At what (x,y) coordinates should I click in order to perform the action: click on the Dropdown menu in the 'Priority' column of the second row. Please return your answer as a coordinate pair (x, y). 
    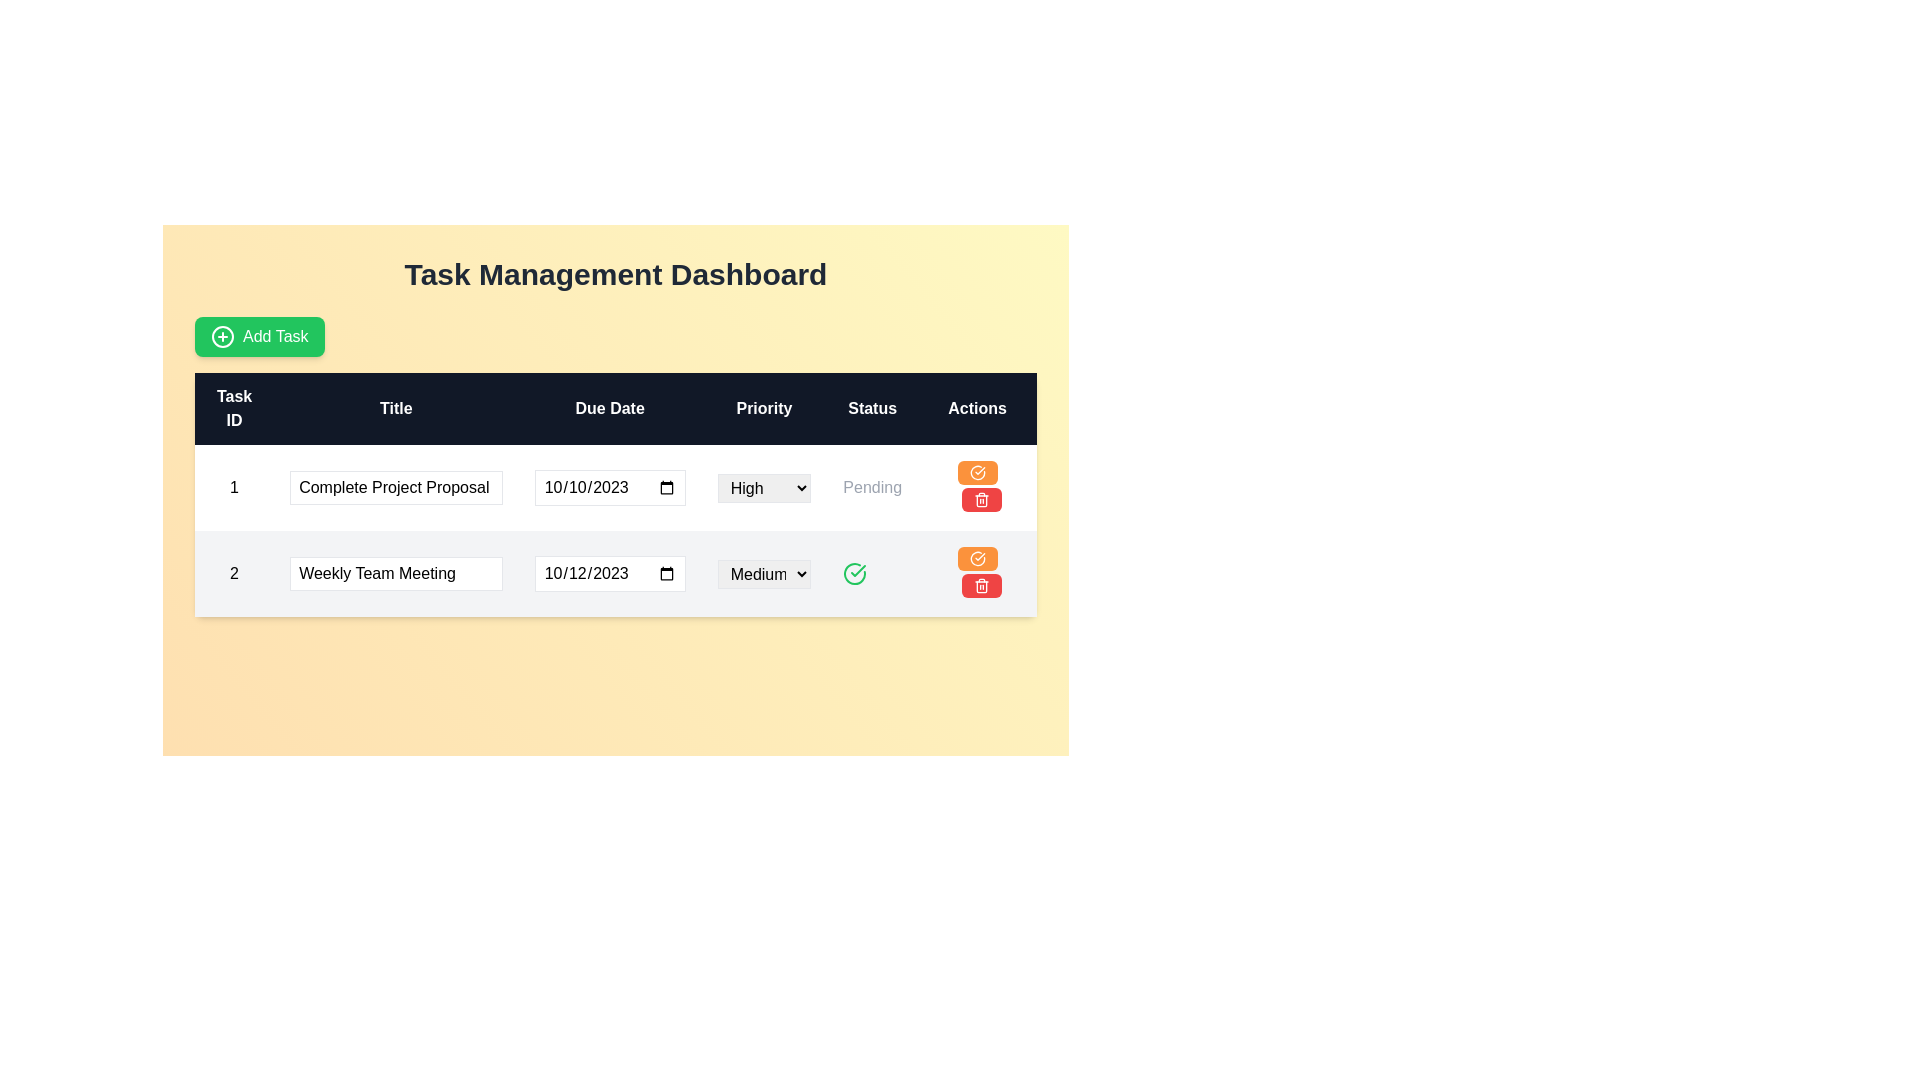
    Looking at the image, I should click on (763, 574).